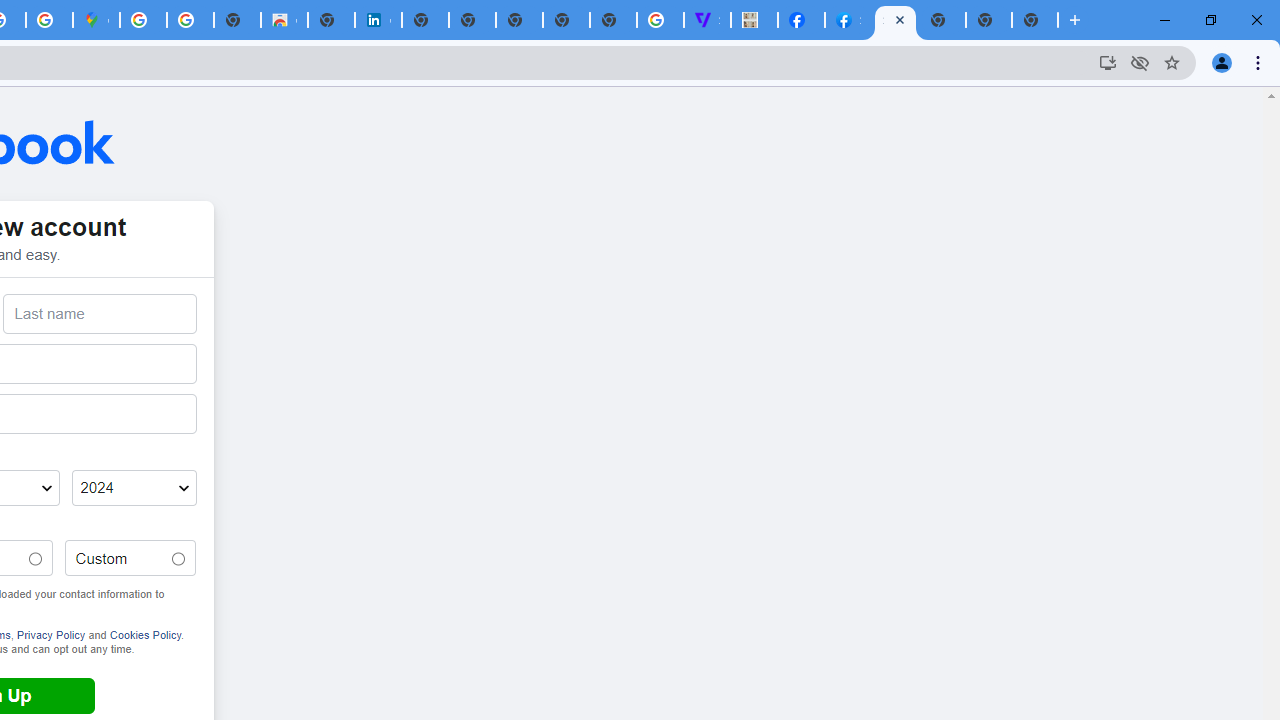 This screenshot has height=720, width=1280. Describe the element at coordinates (1209, 20) in the screenshot. I see `'Restore'` at that location.